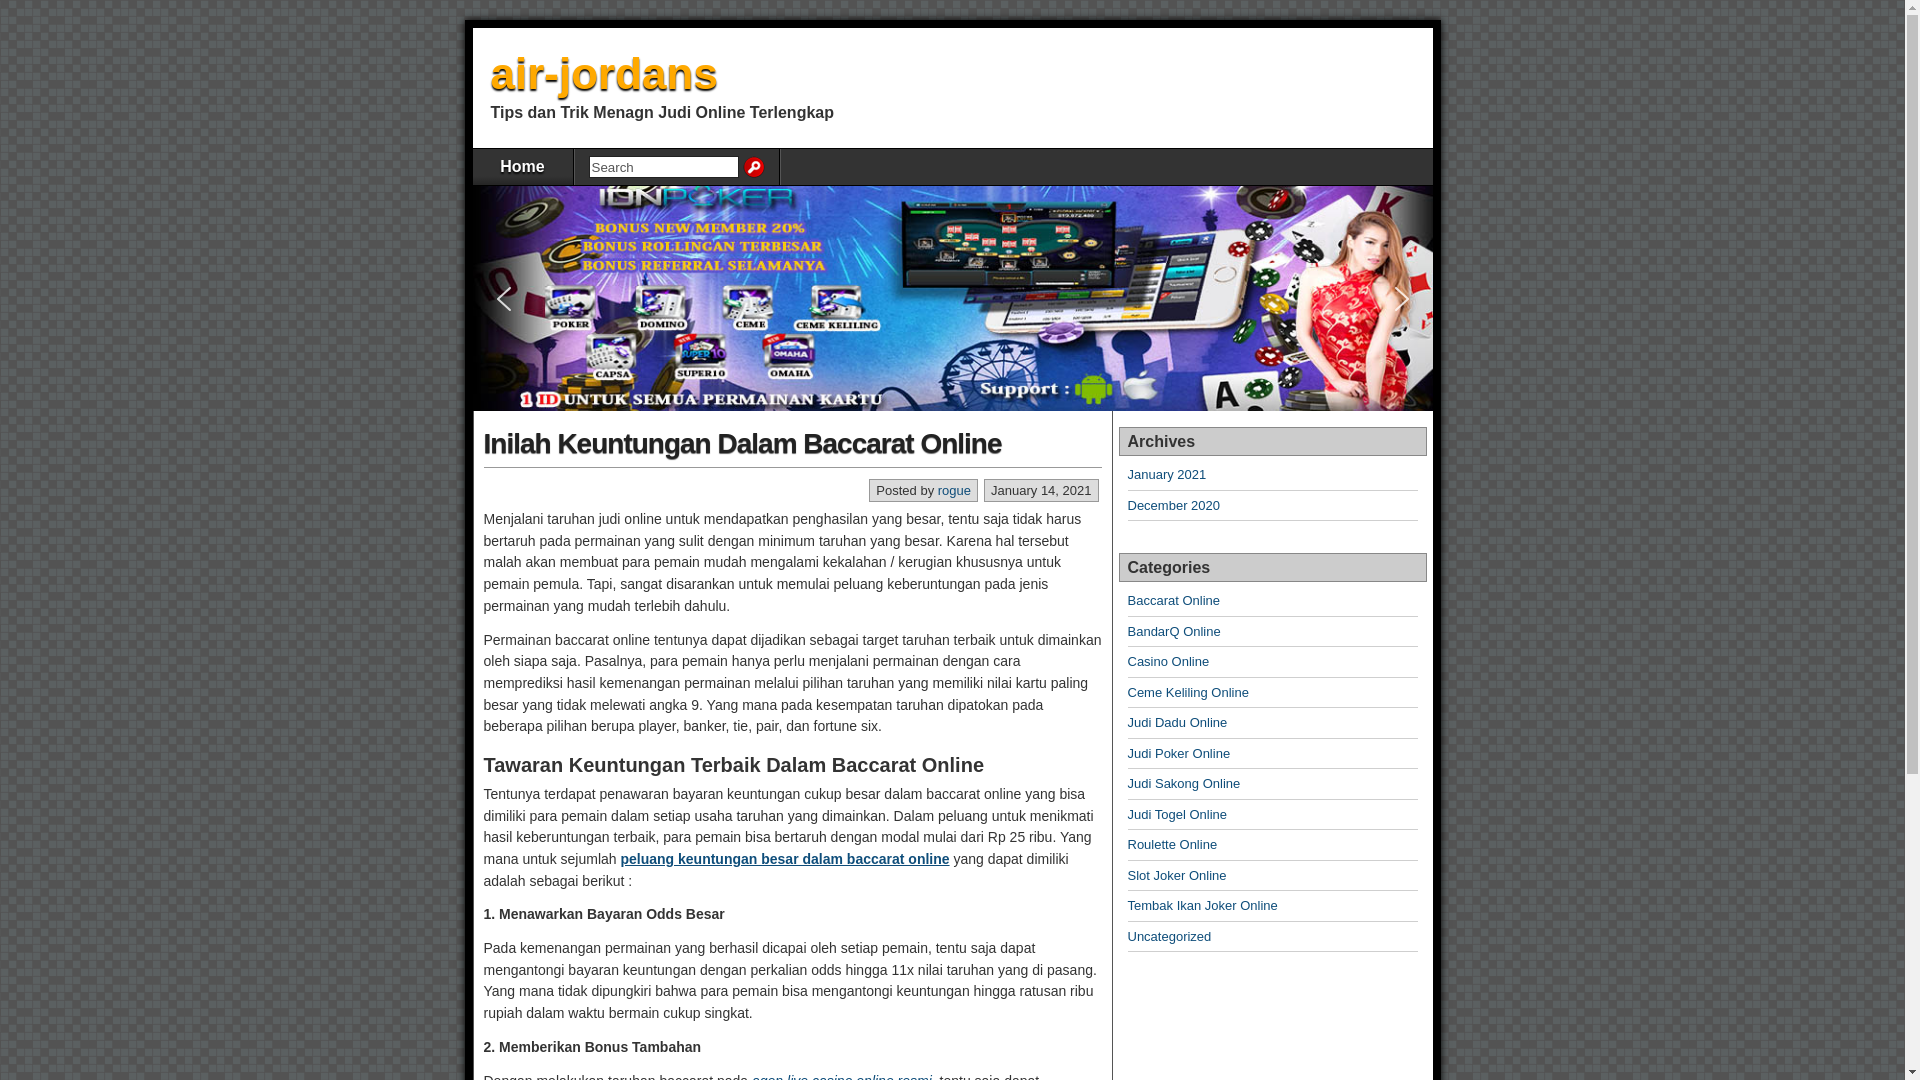 The image size is (1920, 1080). What do you see at coordinates (1177, 874) in the screenshot?
I see `'Slot Joker Online'` at bounding box center [1177, 874].